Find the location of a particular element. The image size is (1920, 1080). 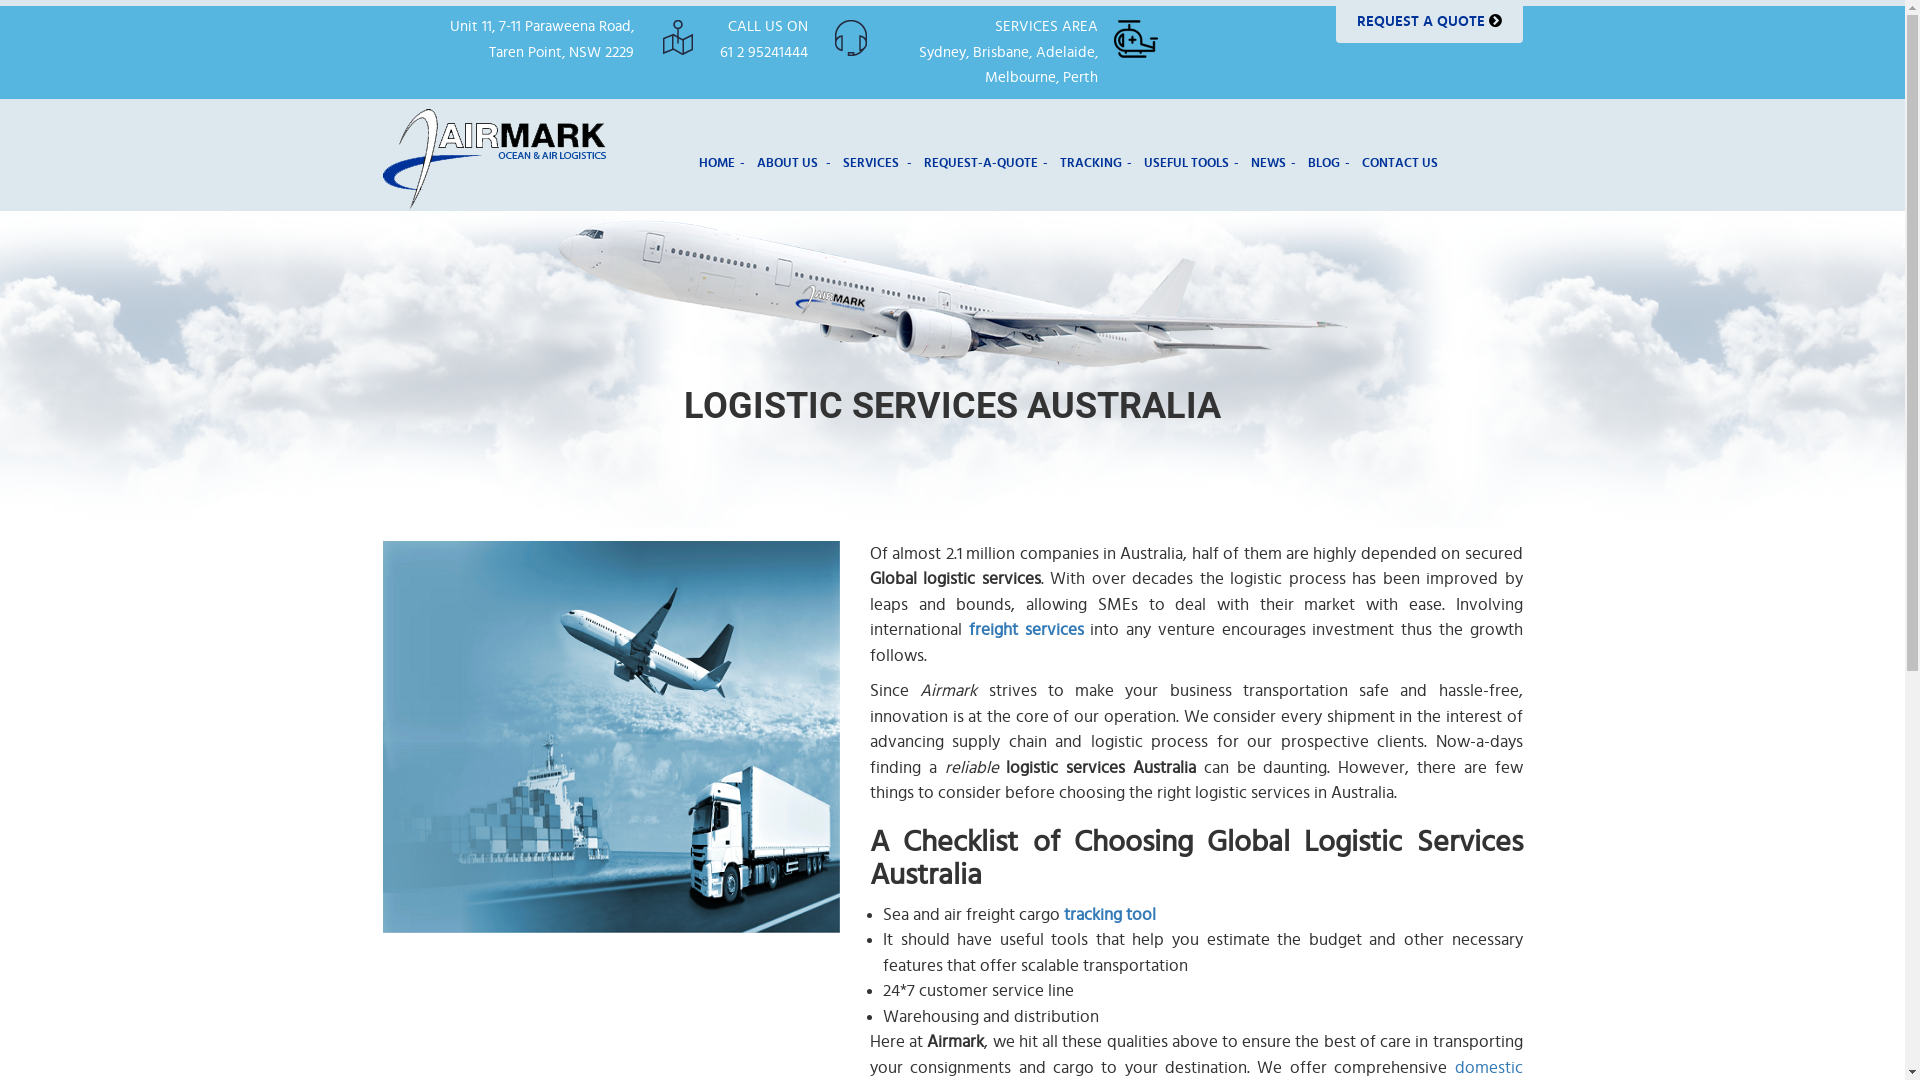

'REQUEST A QUOTE' is located at coordinates (1428, 21).